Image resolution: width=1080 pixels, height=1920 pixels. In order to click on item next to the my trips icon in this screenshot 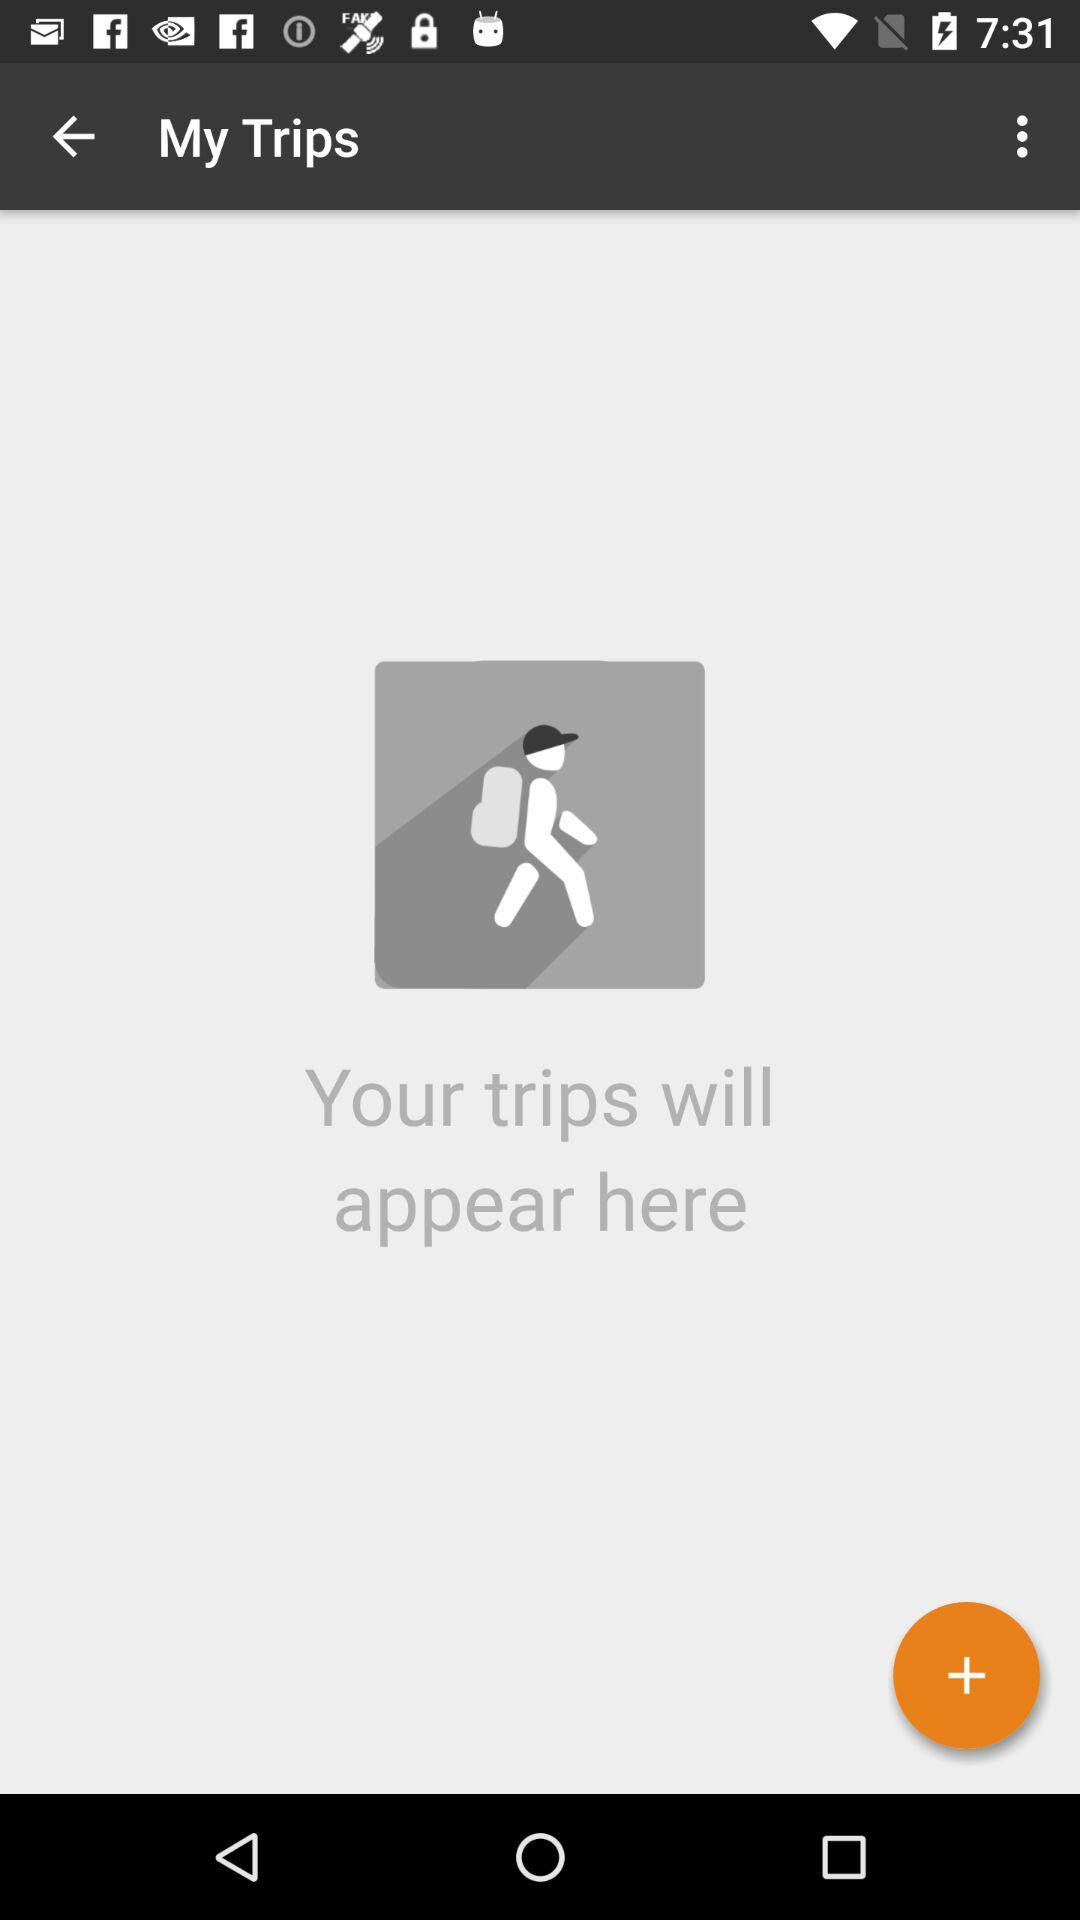, I will do `click(1027, 135)`.